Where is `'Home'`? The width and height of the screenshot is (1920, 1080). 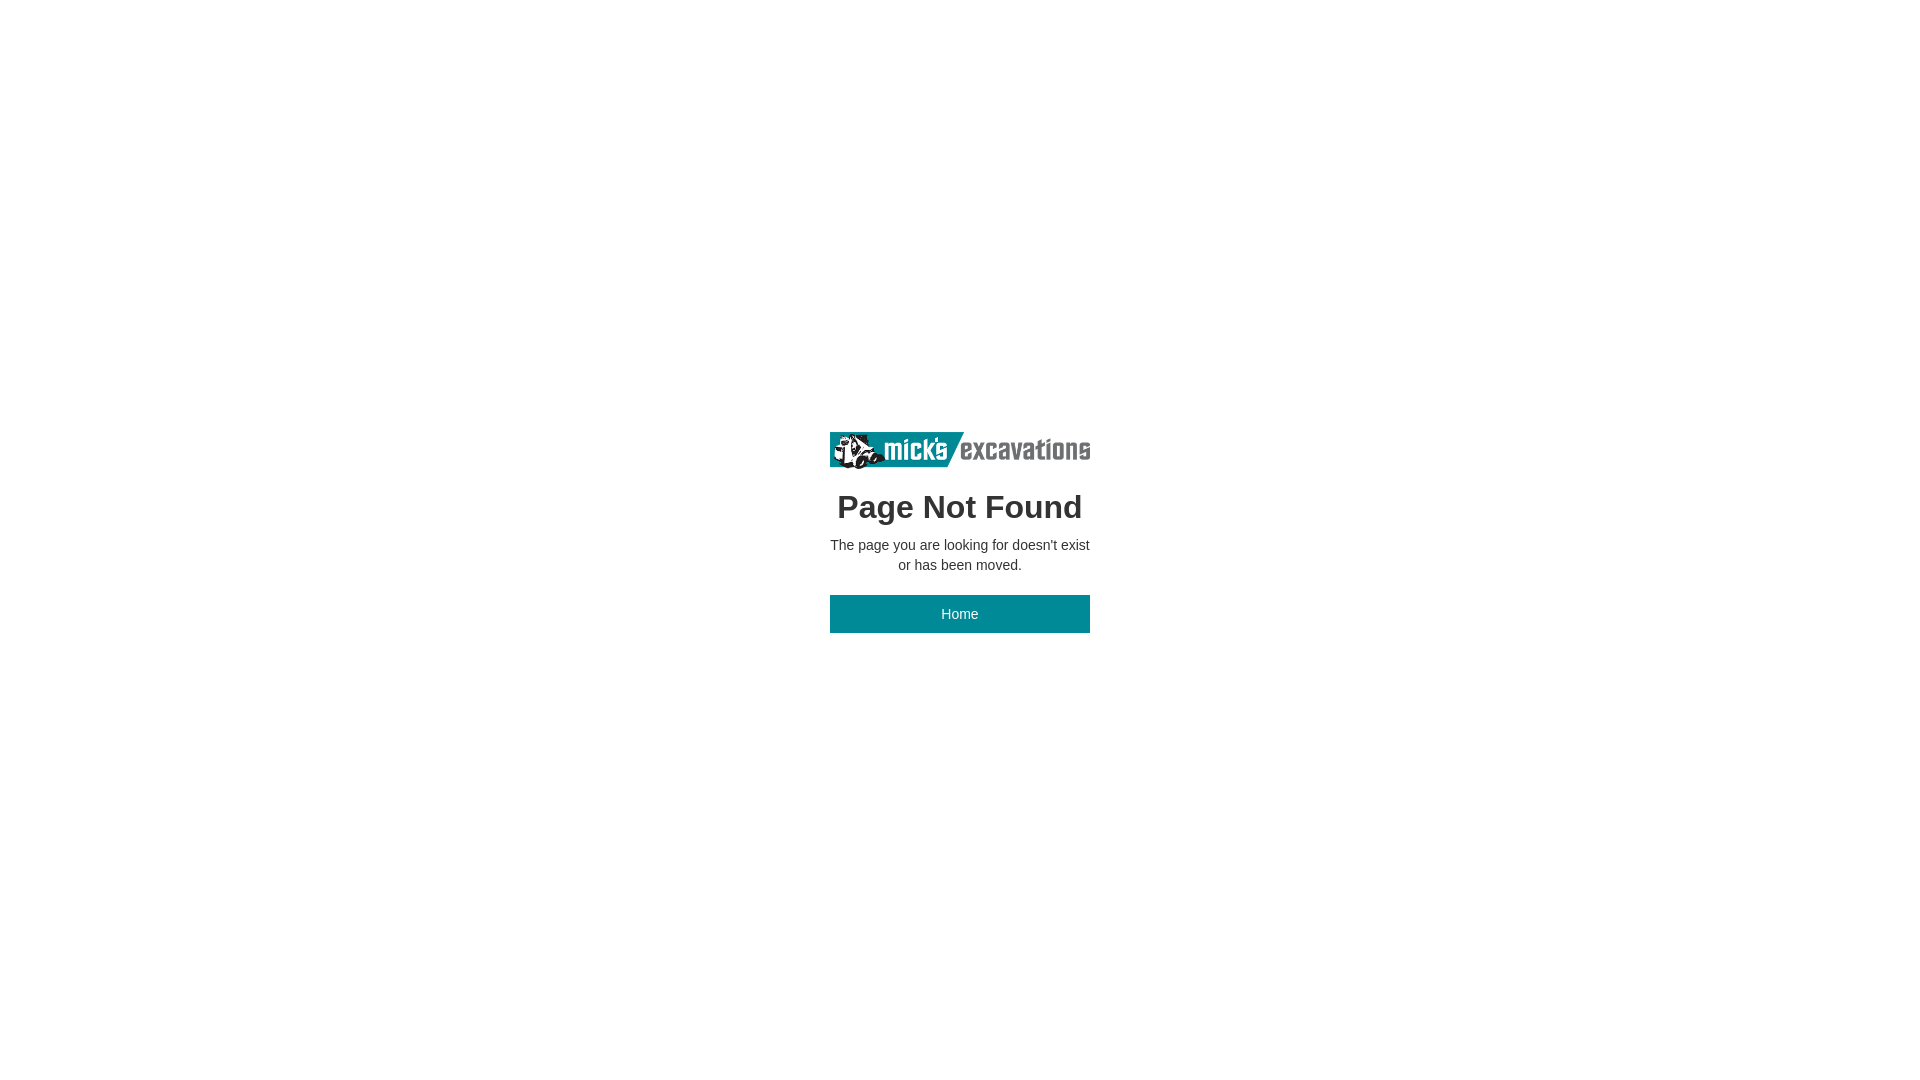
'Home' is located at coordinates (960, 612).